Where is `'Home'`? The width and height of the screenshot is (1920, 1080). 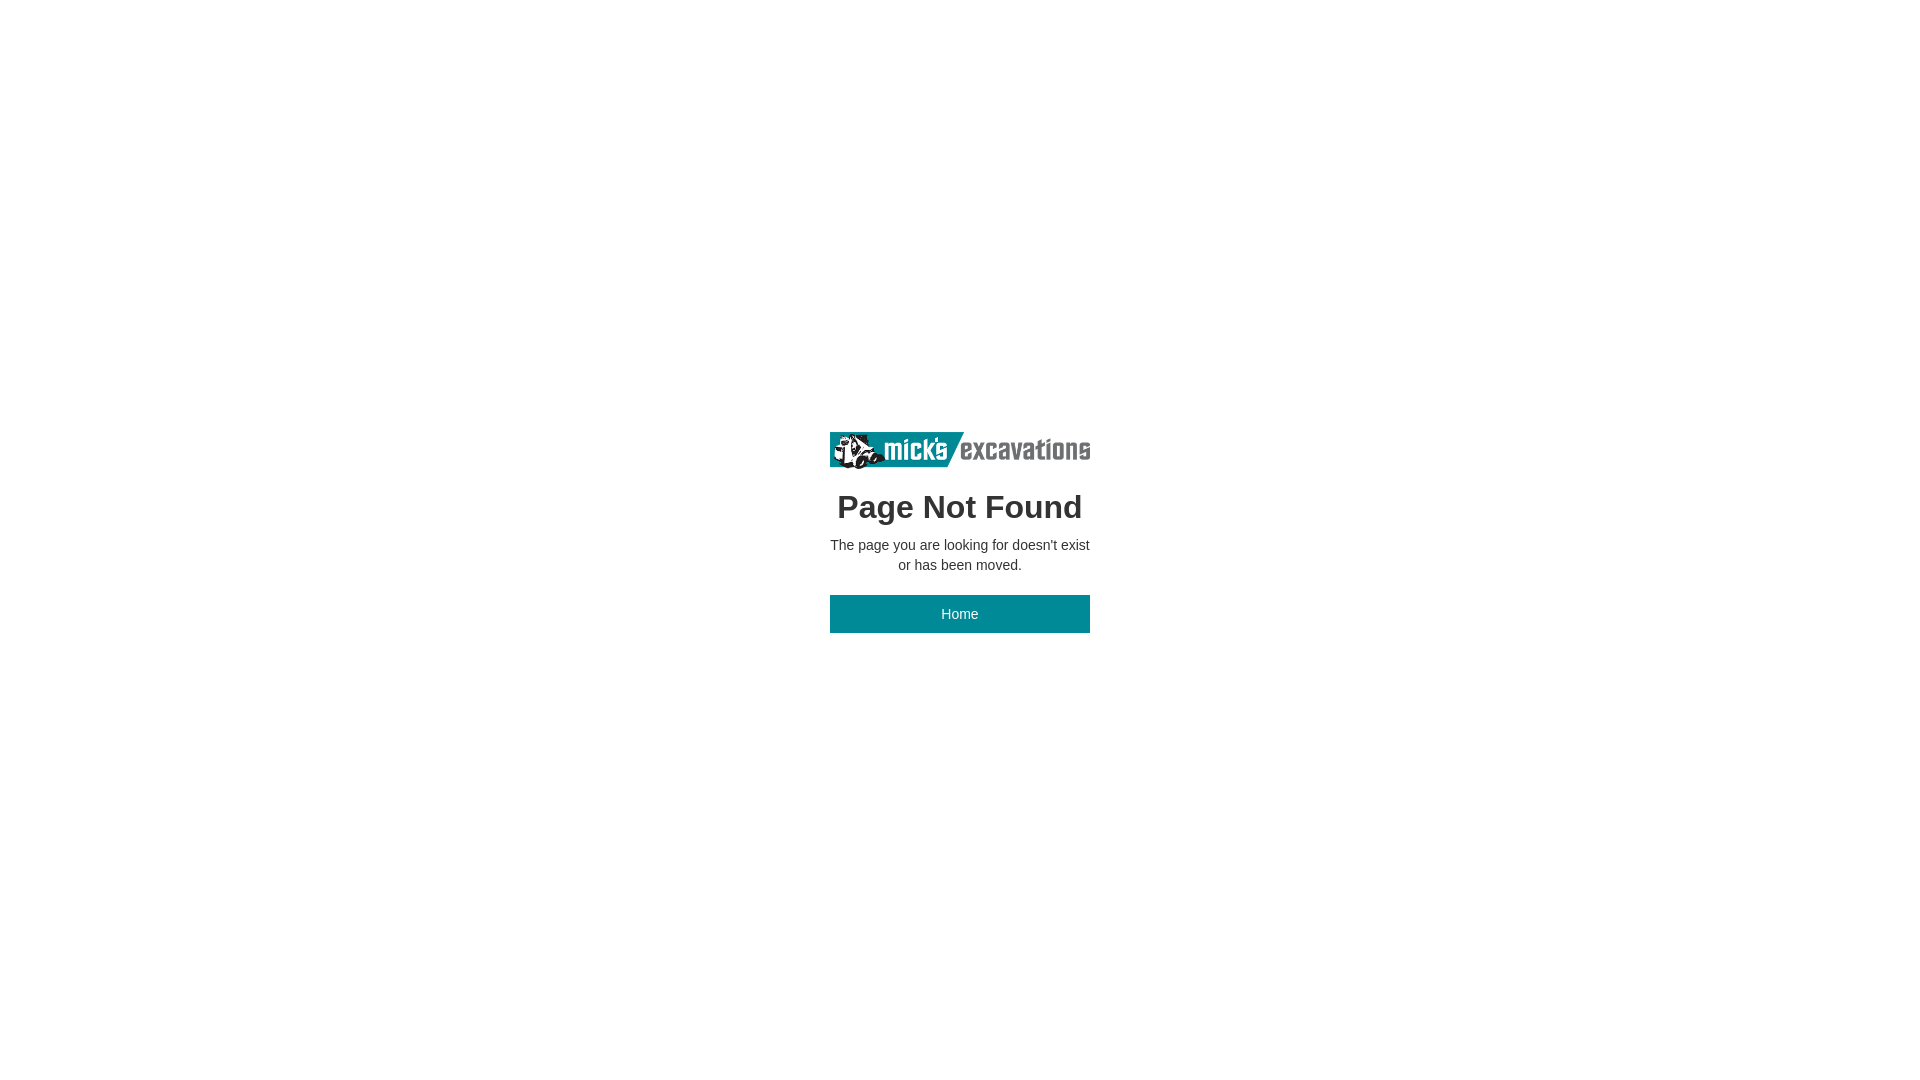
'Home' is located at coordinates (960, 612).